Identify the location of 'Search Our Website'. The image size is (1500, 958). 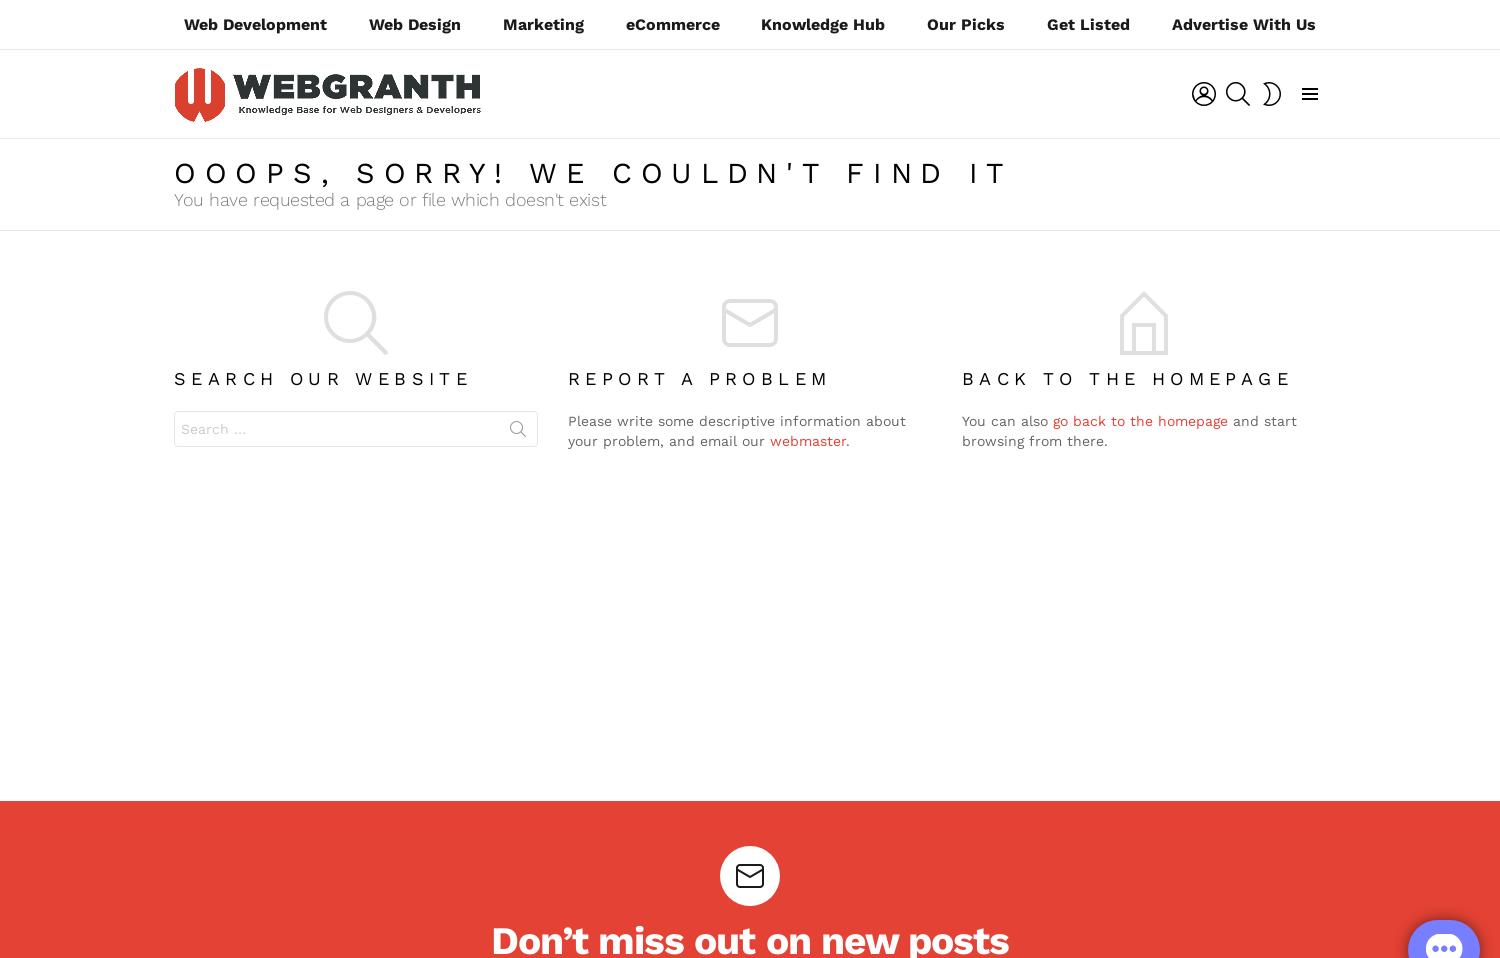
(174, 377).